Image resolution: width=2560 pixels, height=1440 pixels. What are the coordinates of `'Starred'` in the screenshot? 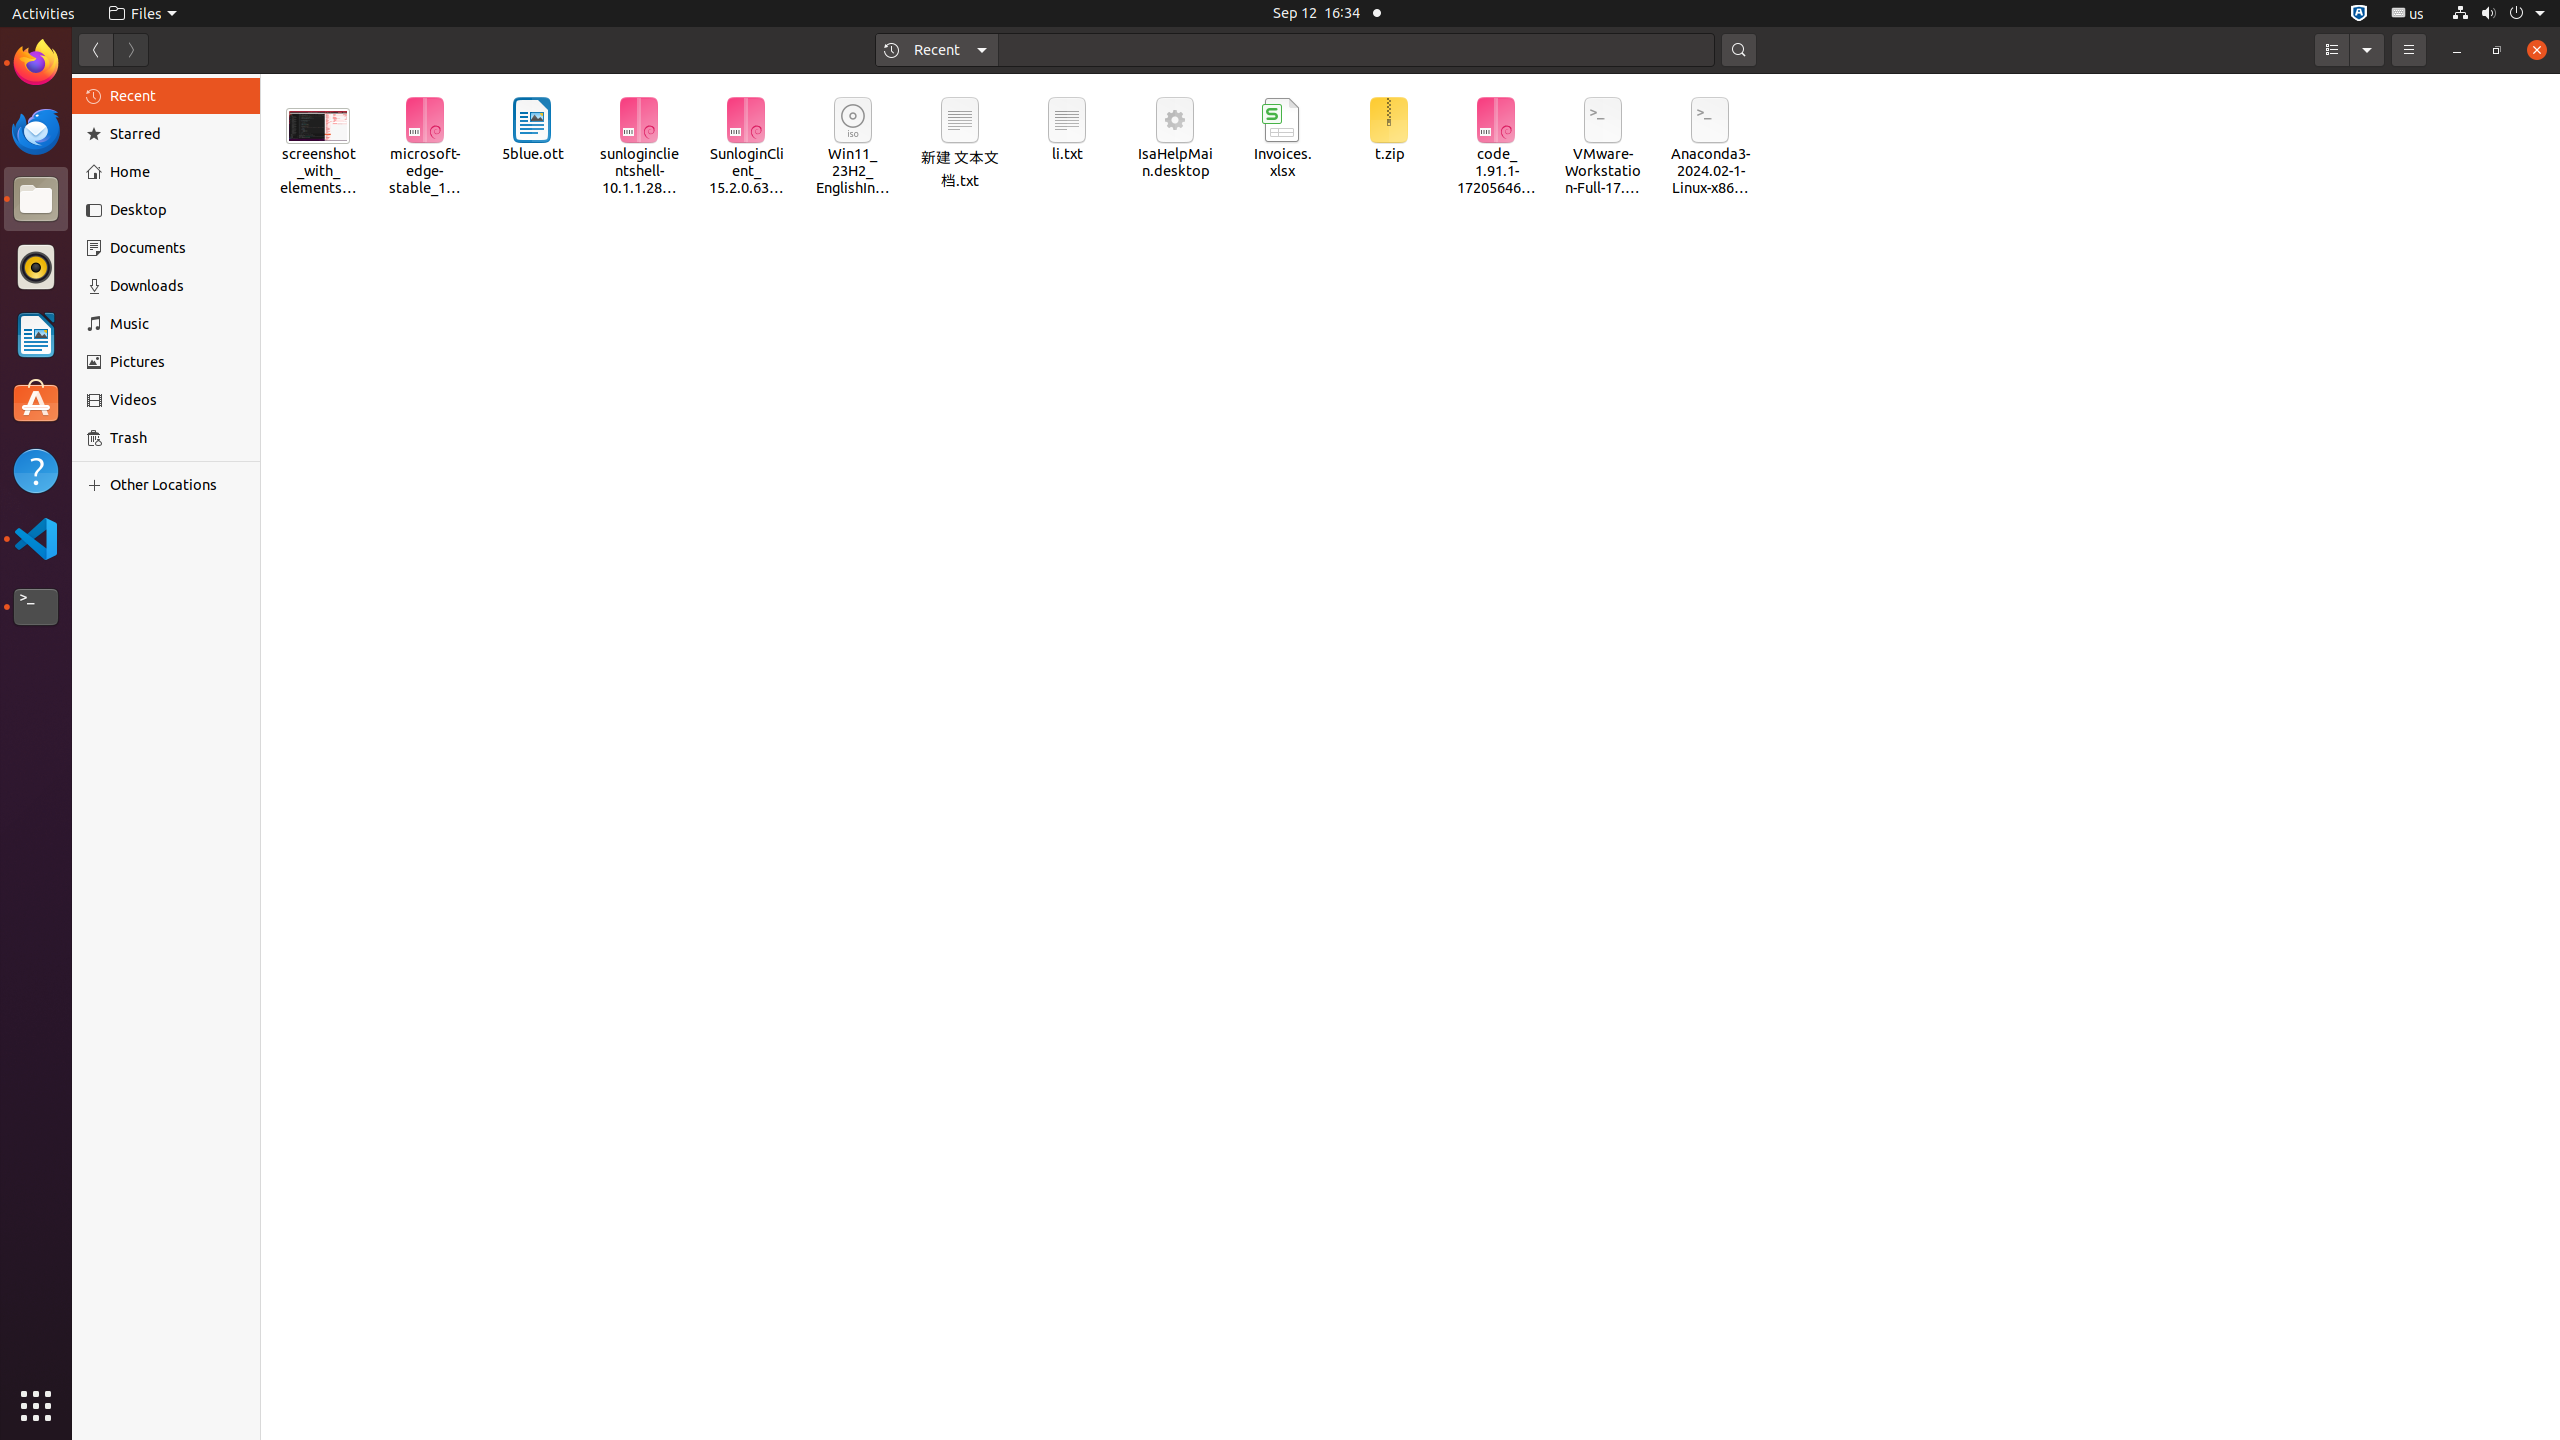 It's located at (176, 134).